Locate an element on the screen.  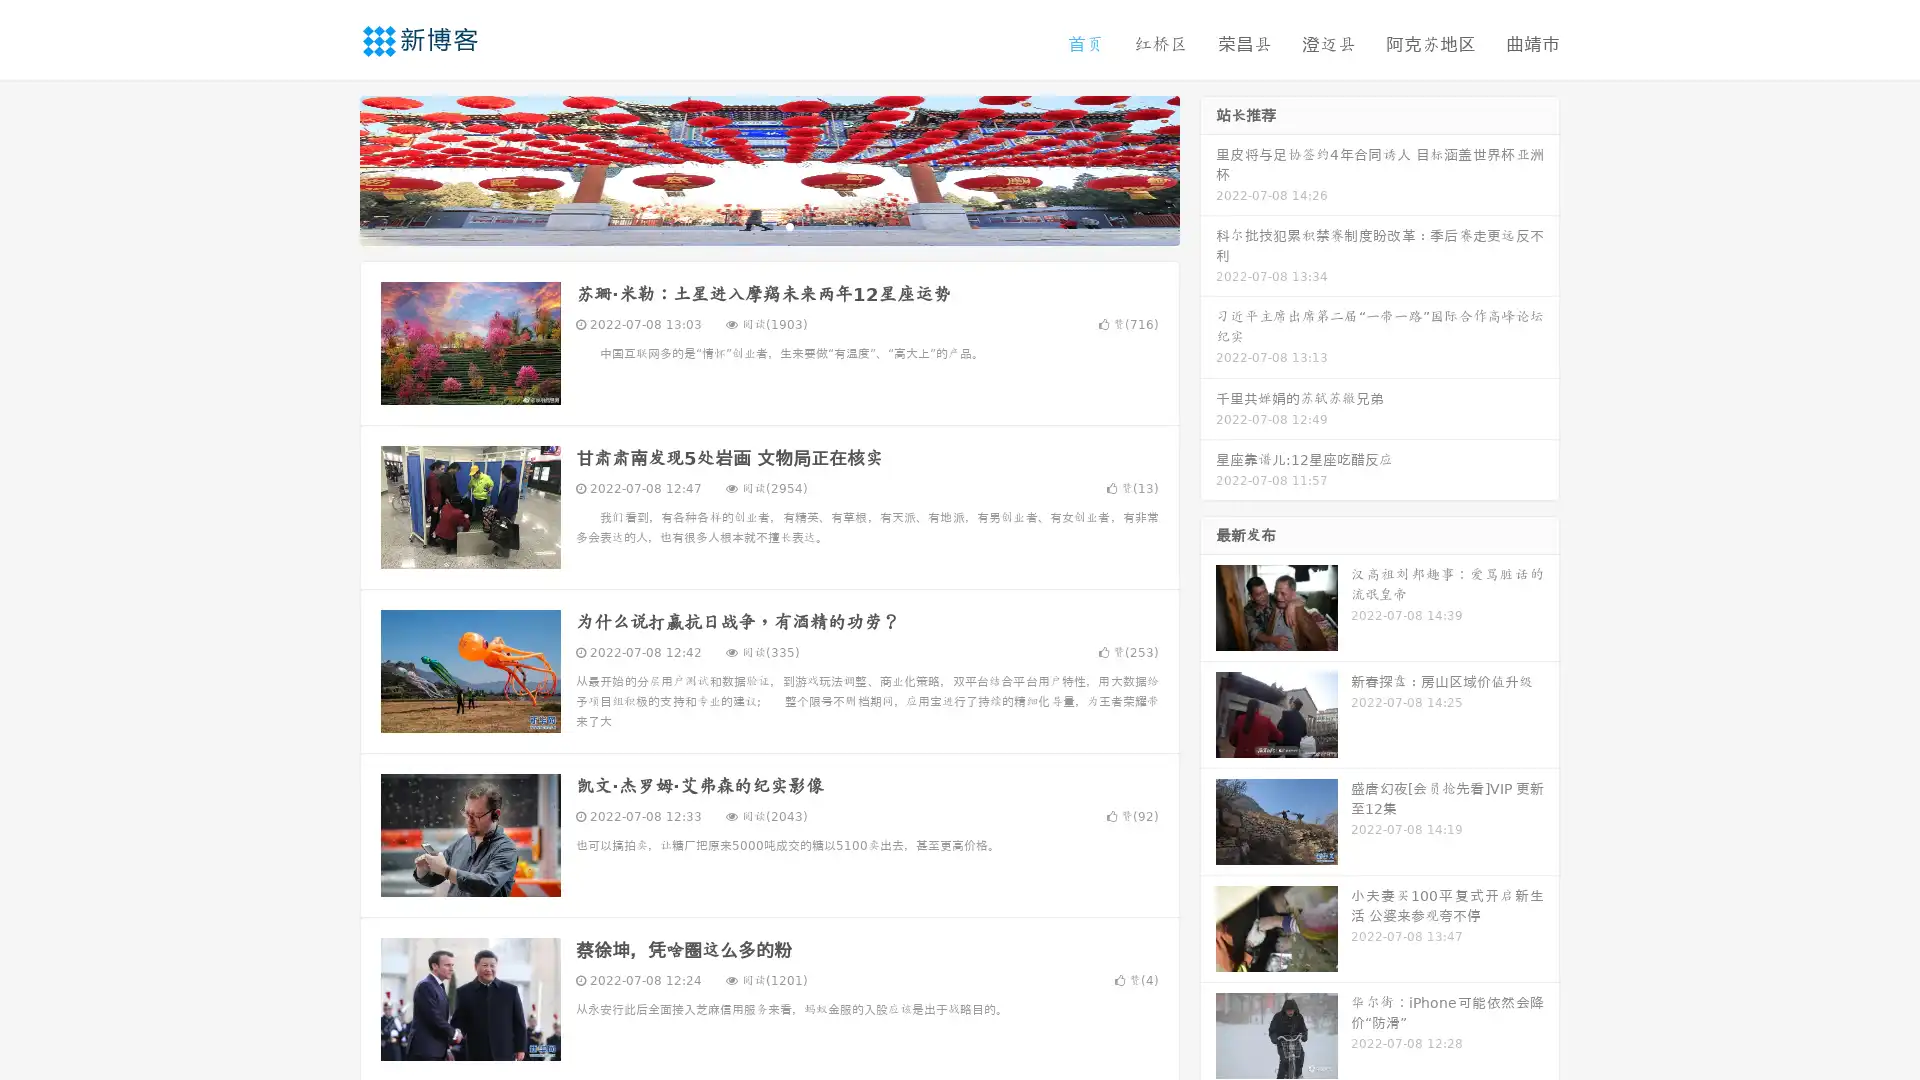
Go to slide 1 is located at coordinates (748, 225).